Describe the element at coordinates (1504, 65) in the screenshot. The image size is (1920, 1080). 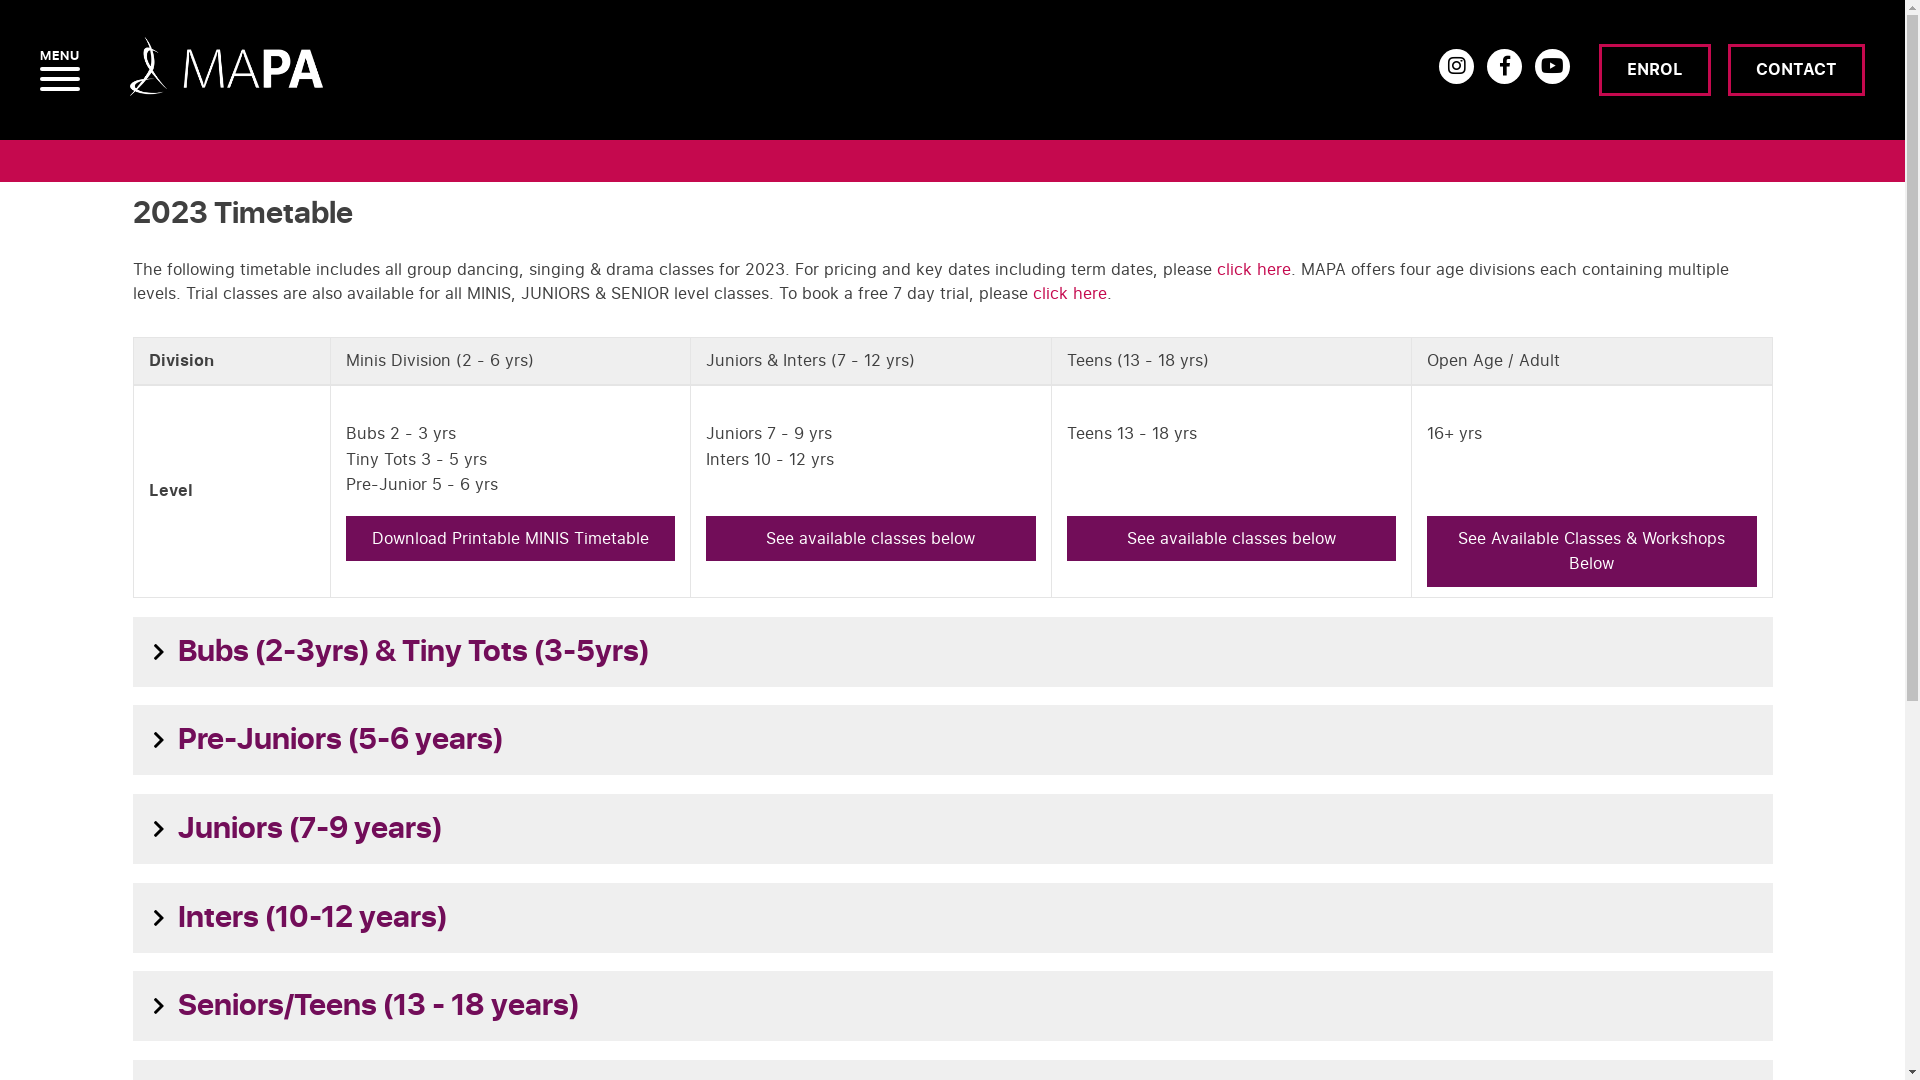
I see `'Follow us on Facebook'` at that location.